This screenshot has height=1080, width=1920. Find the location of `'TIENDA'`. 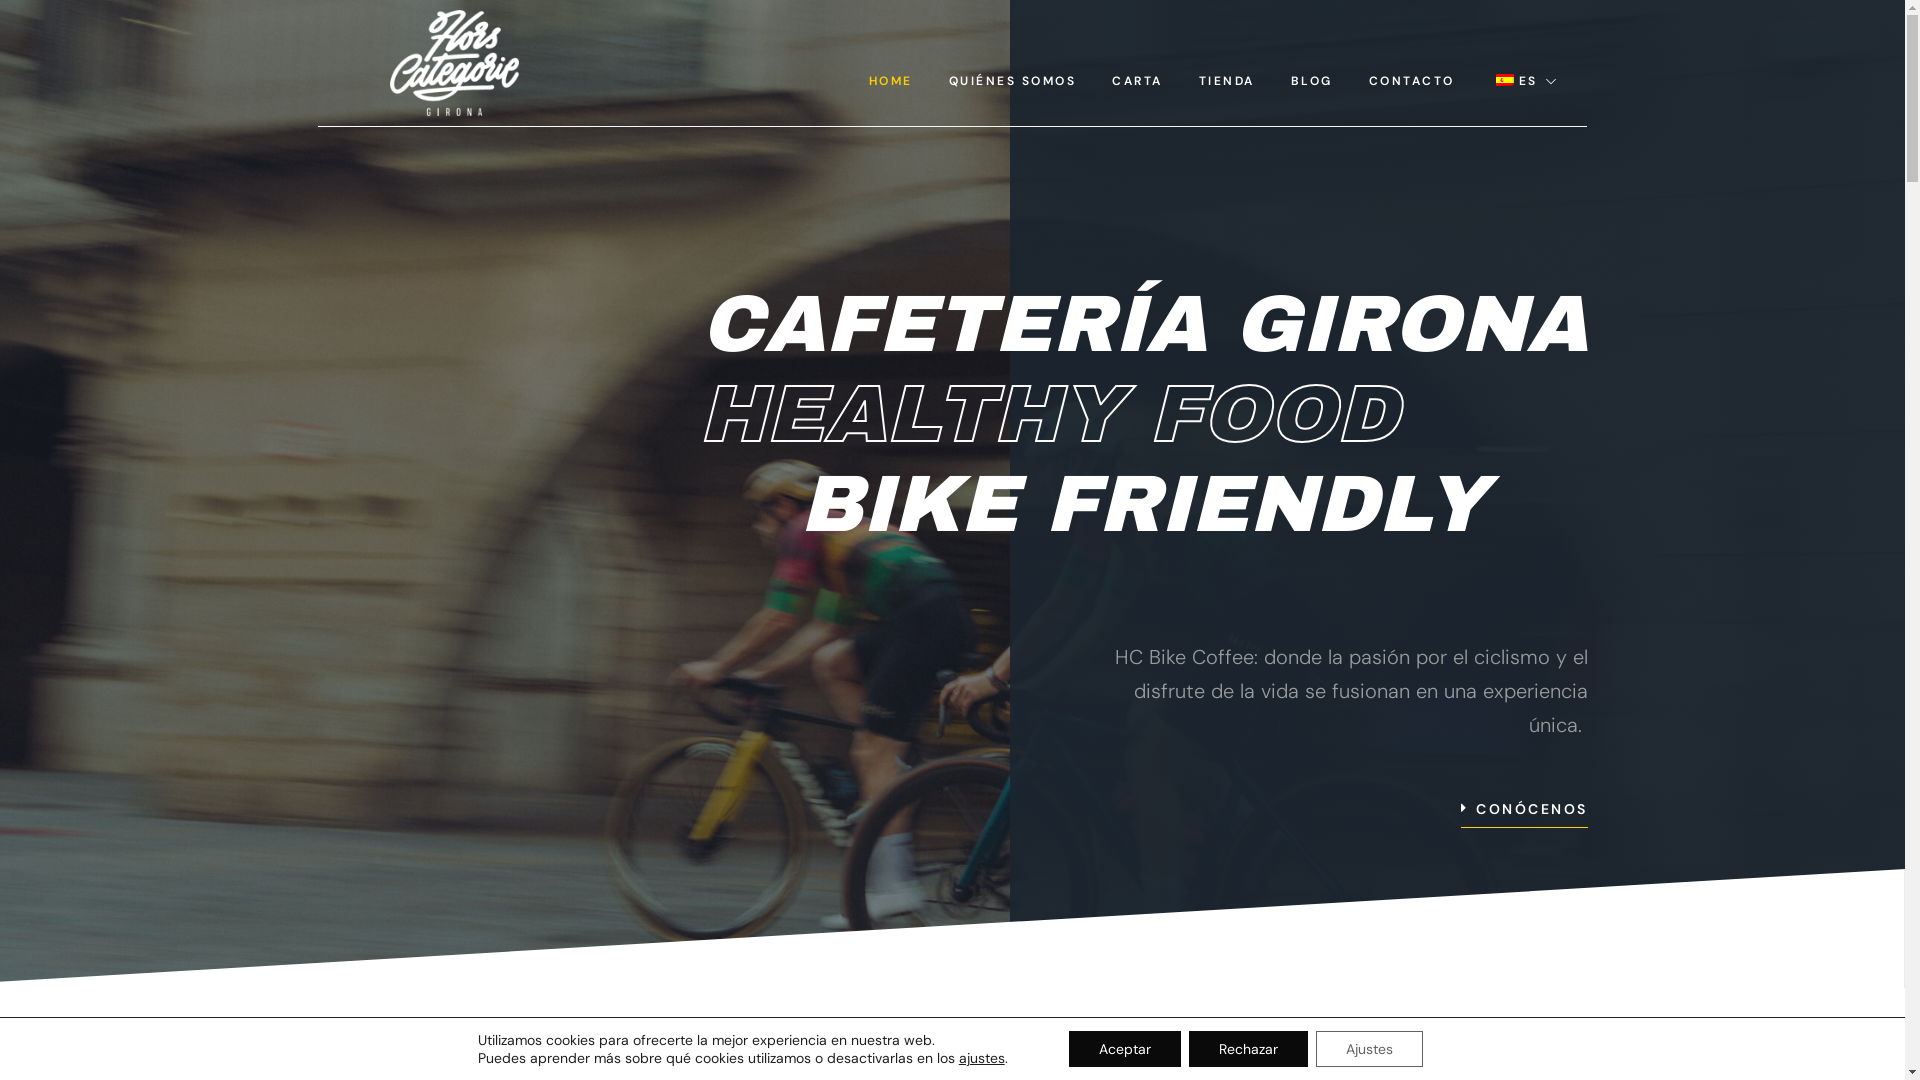

'TIENDA' is located at coordinates (1226, 80).